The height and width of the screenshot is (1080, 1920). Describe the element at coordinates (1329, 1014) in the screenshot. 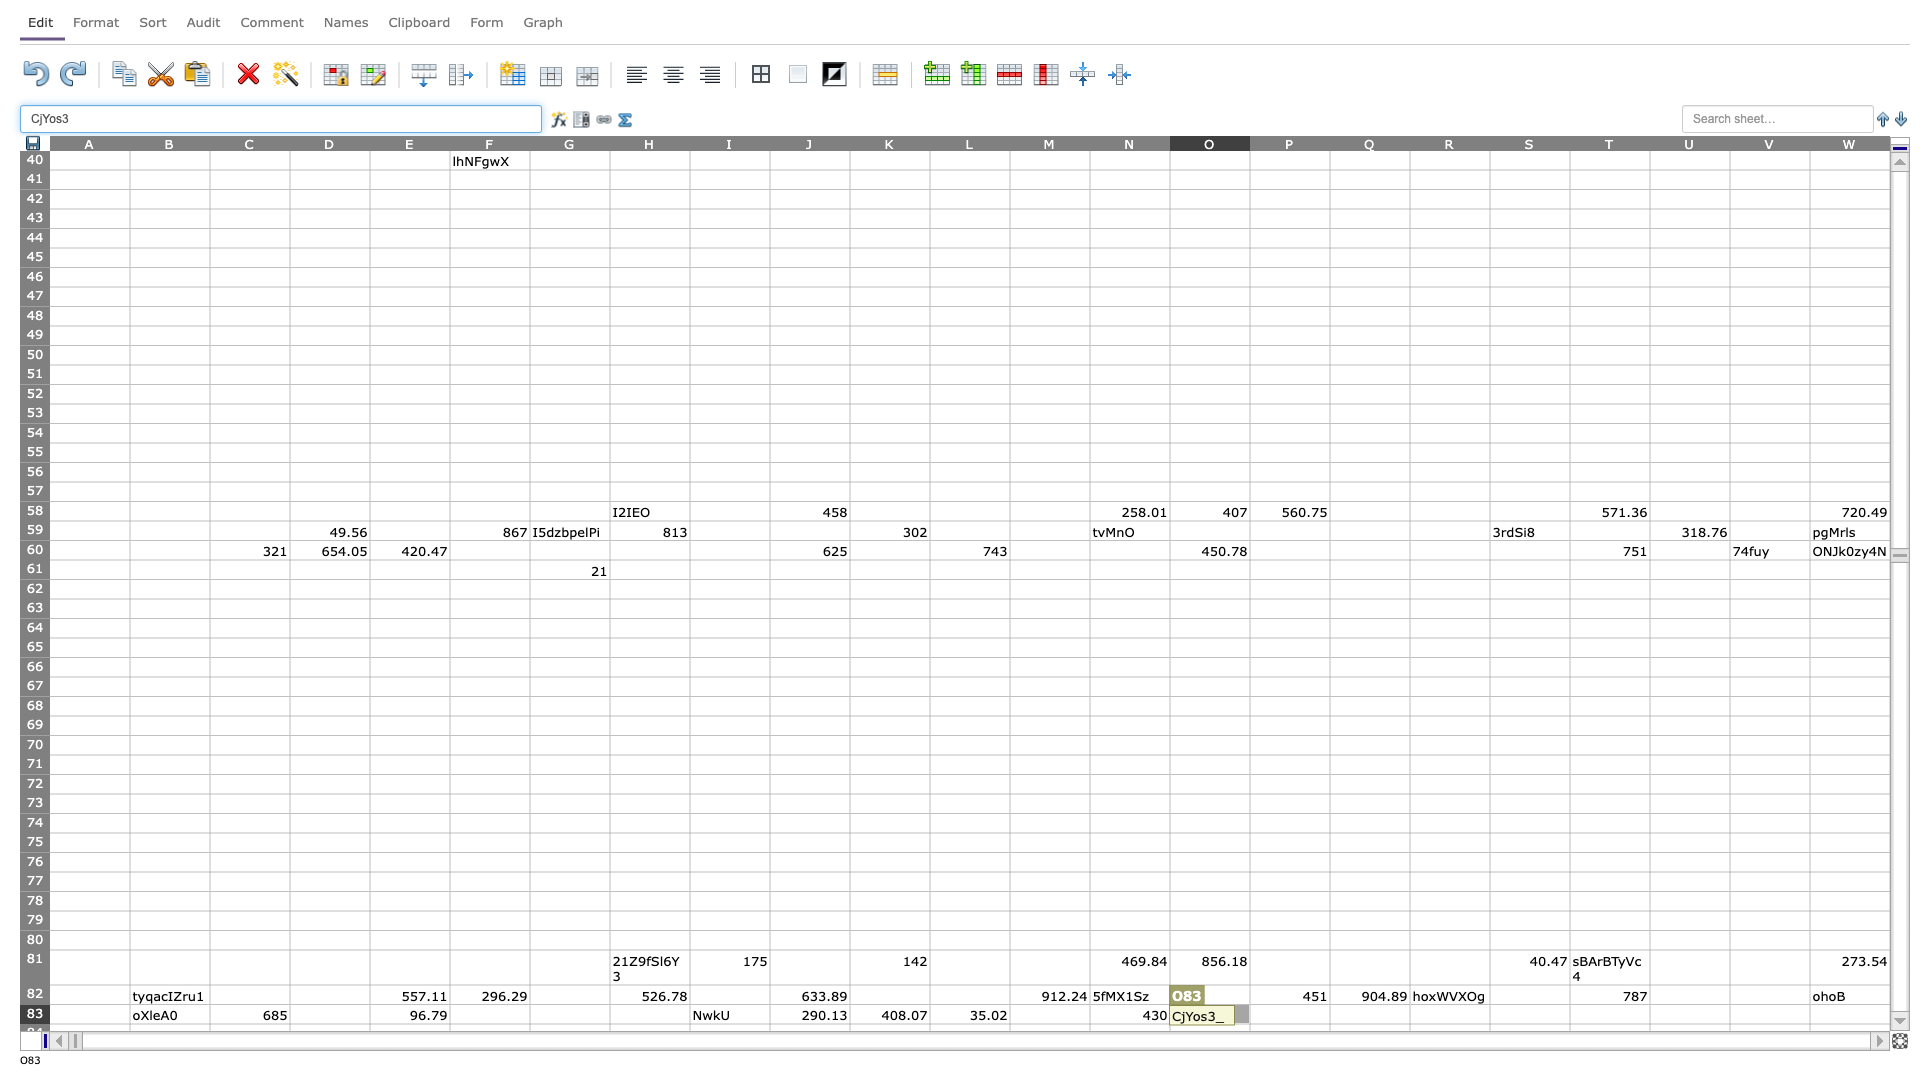

I see `Right side boundary of P83` at that location.